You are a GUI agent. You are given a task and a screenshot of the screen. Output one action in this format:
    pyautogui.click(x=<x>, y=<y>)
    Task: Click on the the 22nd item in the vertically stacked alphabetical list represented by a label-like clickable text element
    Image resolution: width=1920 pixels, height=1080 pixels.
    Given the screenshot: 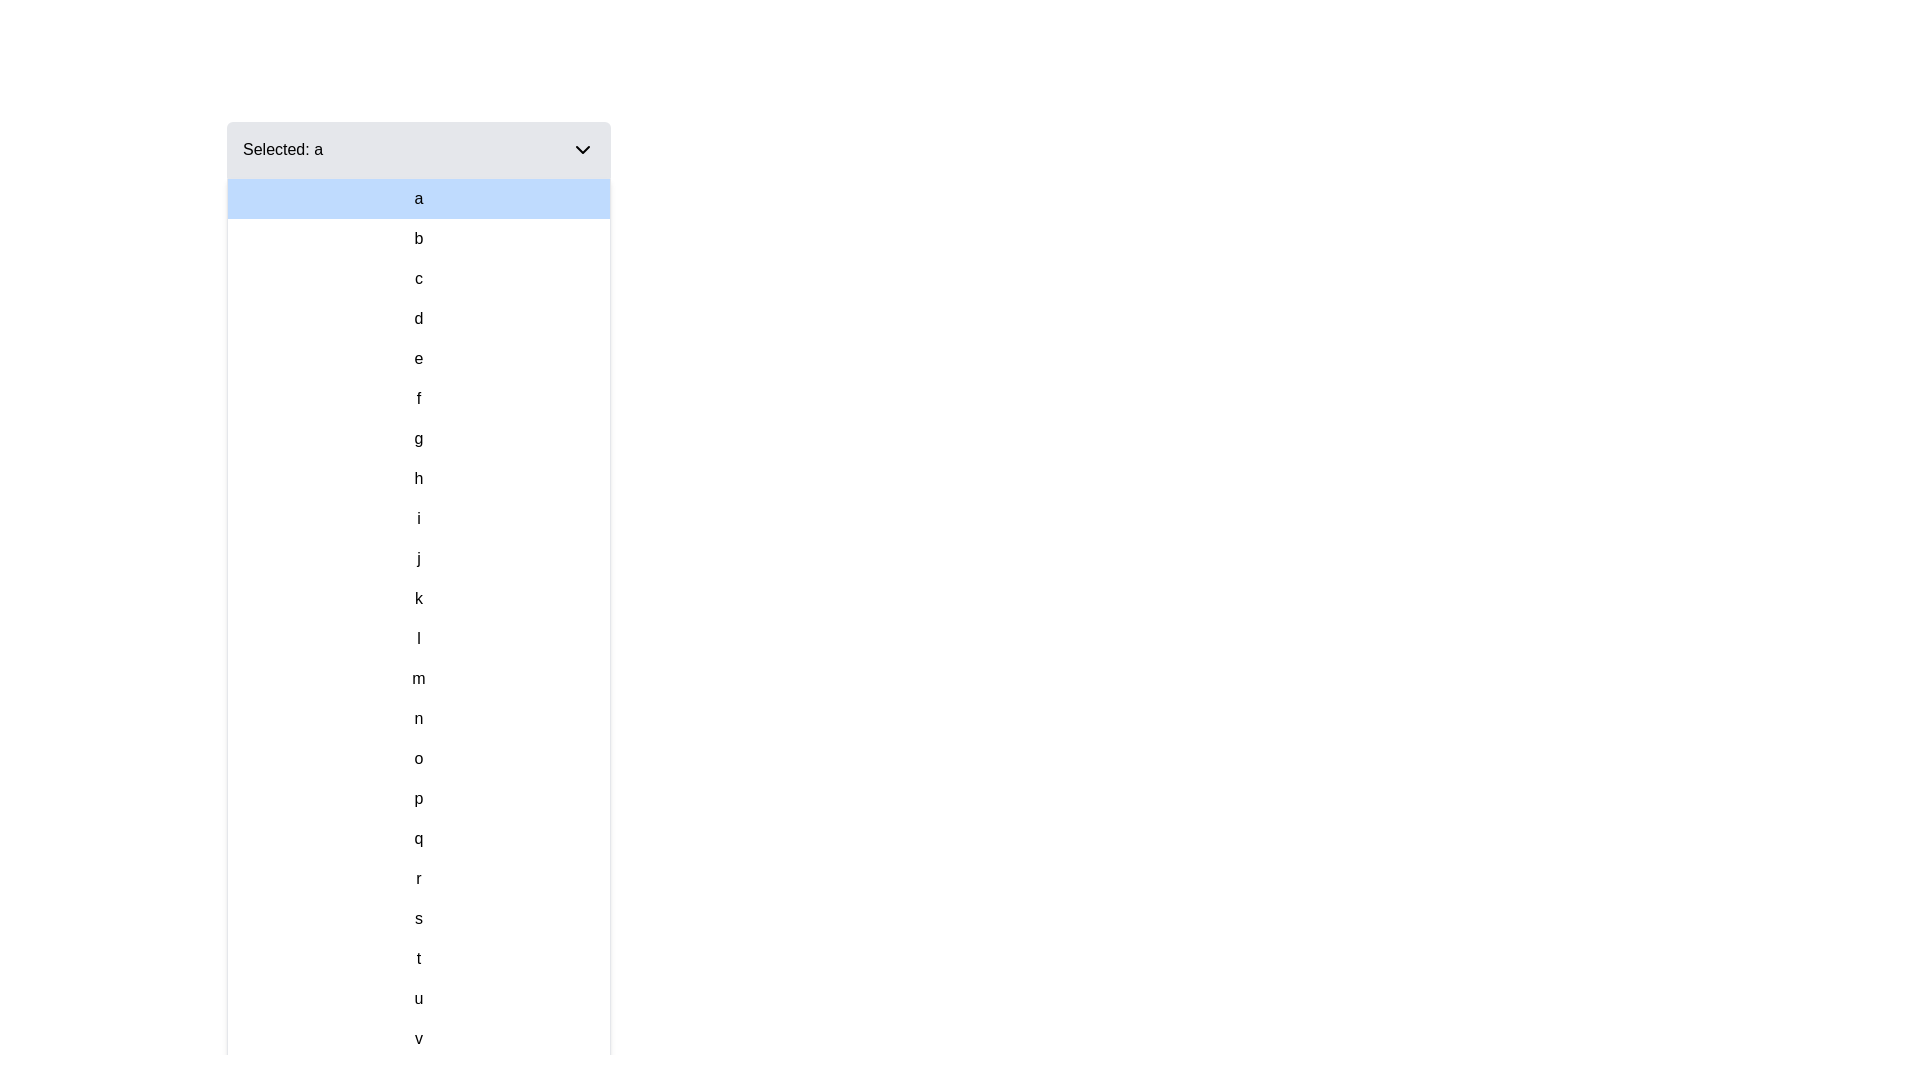 What is the action you would take?
    pyautogui.click(x=417, y=1037)
    